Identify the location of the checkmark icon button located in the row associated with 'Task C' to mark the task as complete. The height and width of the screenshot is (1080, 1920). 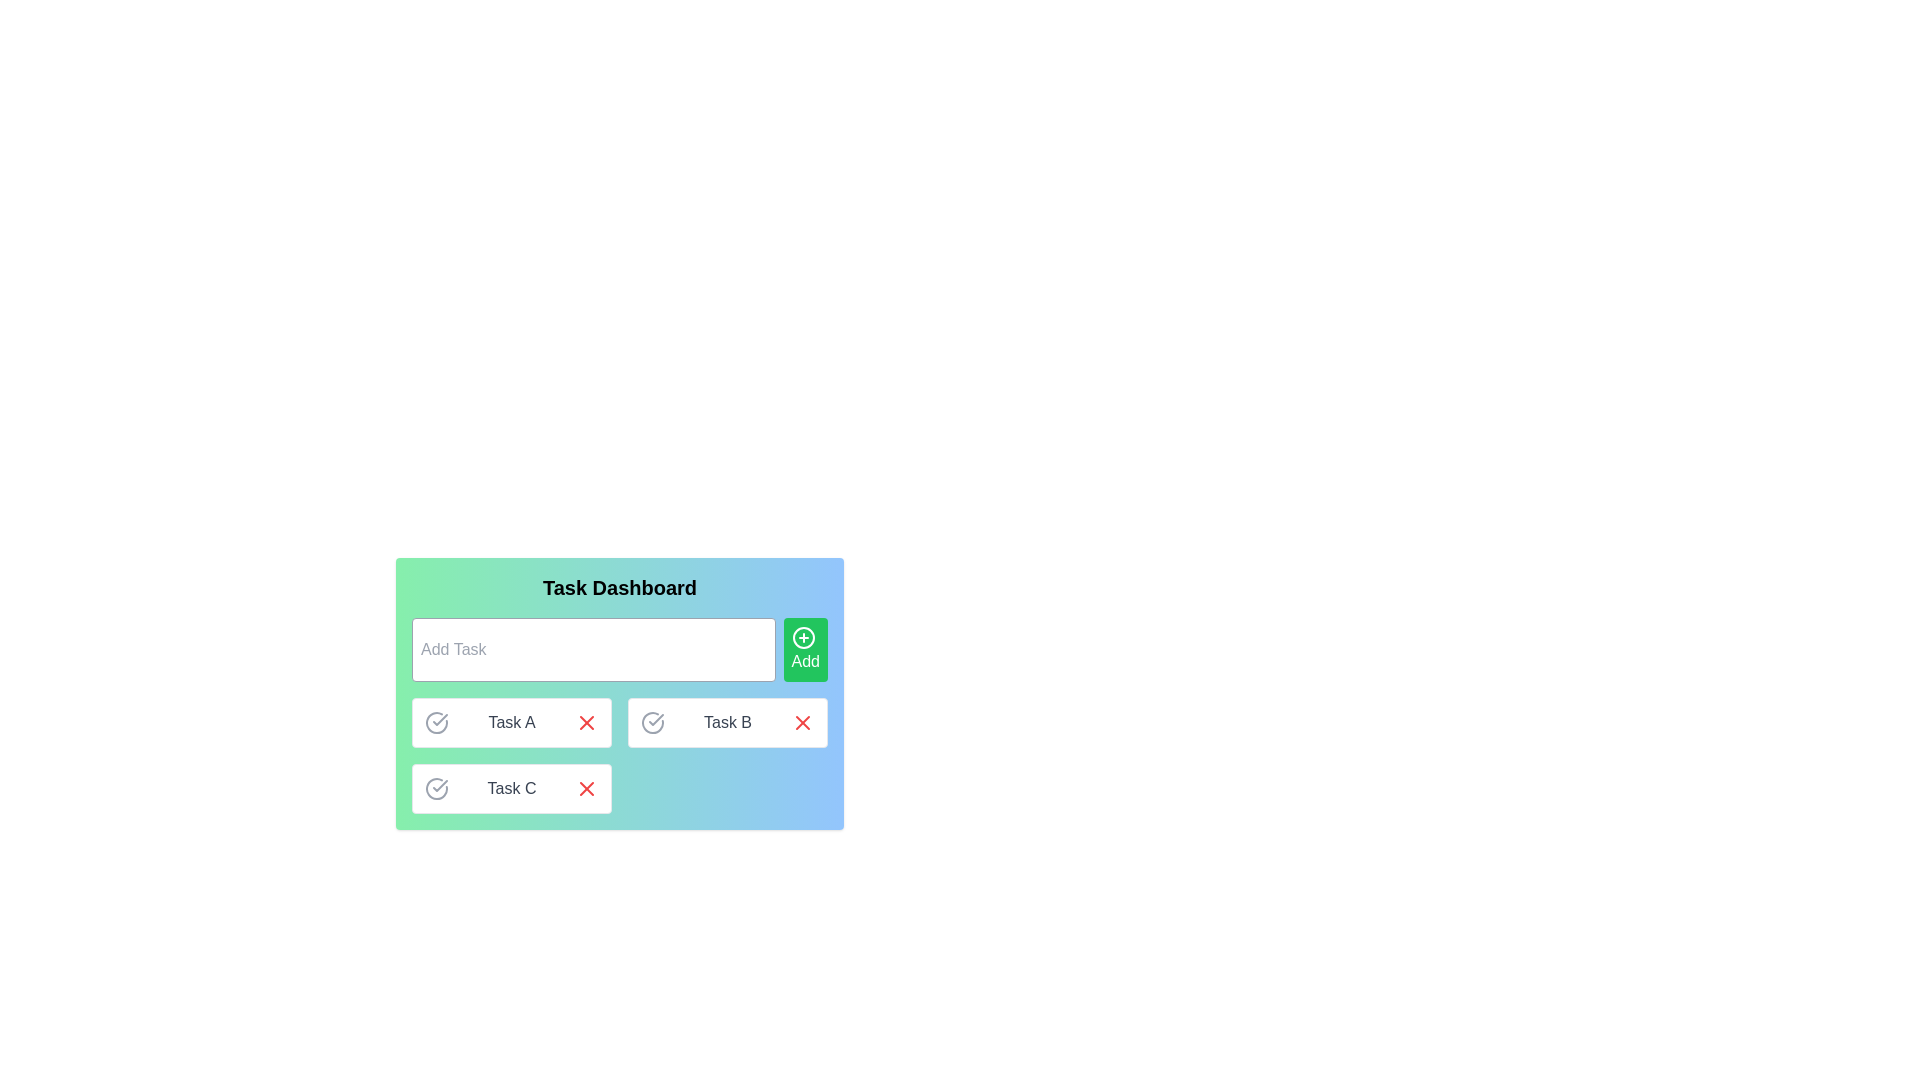
(439, 785).